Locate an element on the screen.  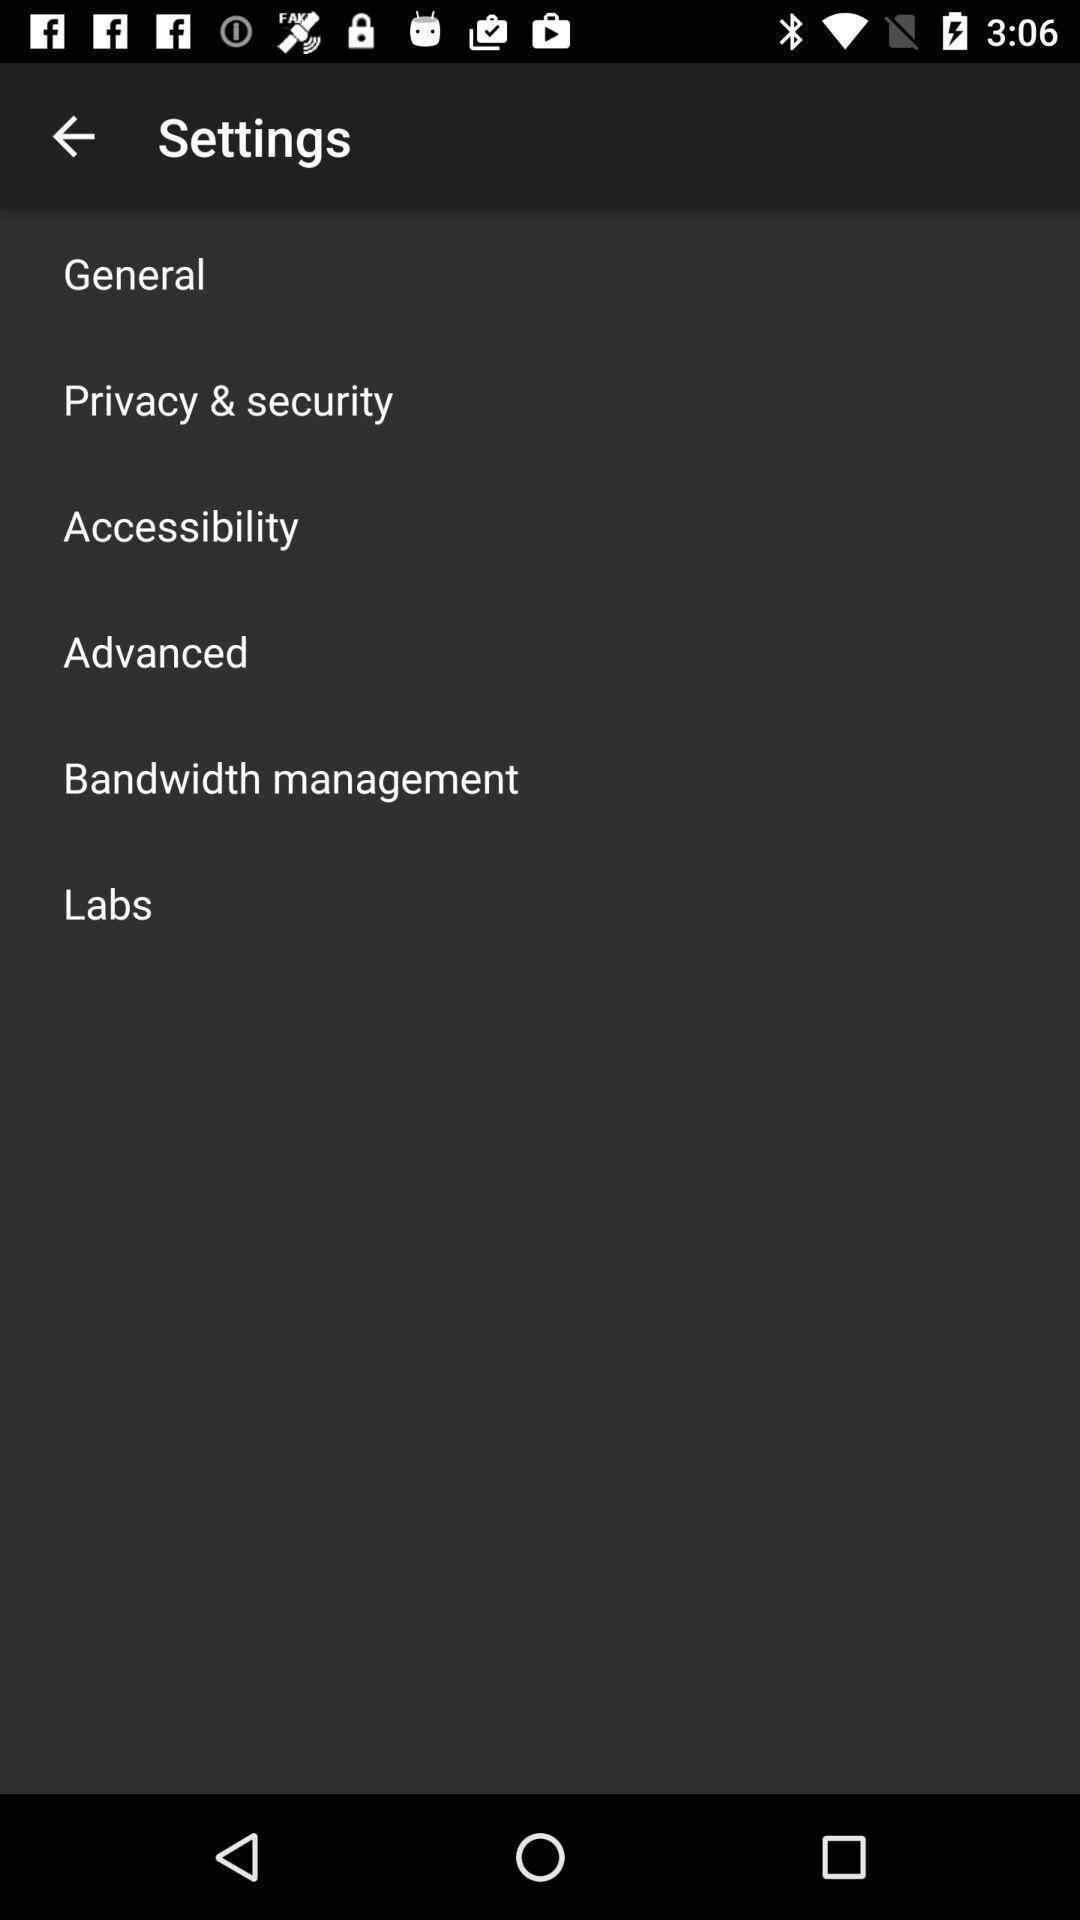
general is located at coordinates (134, 272).